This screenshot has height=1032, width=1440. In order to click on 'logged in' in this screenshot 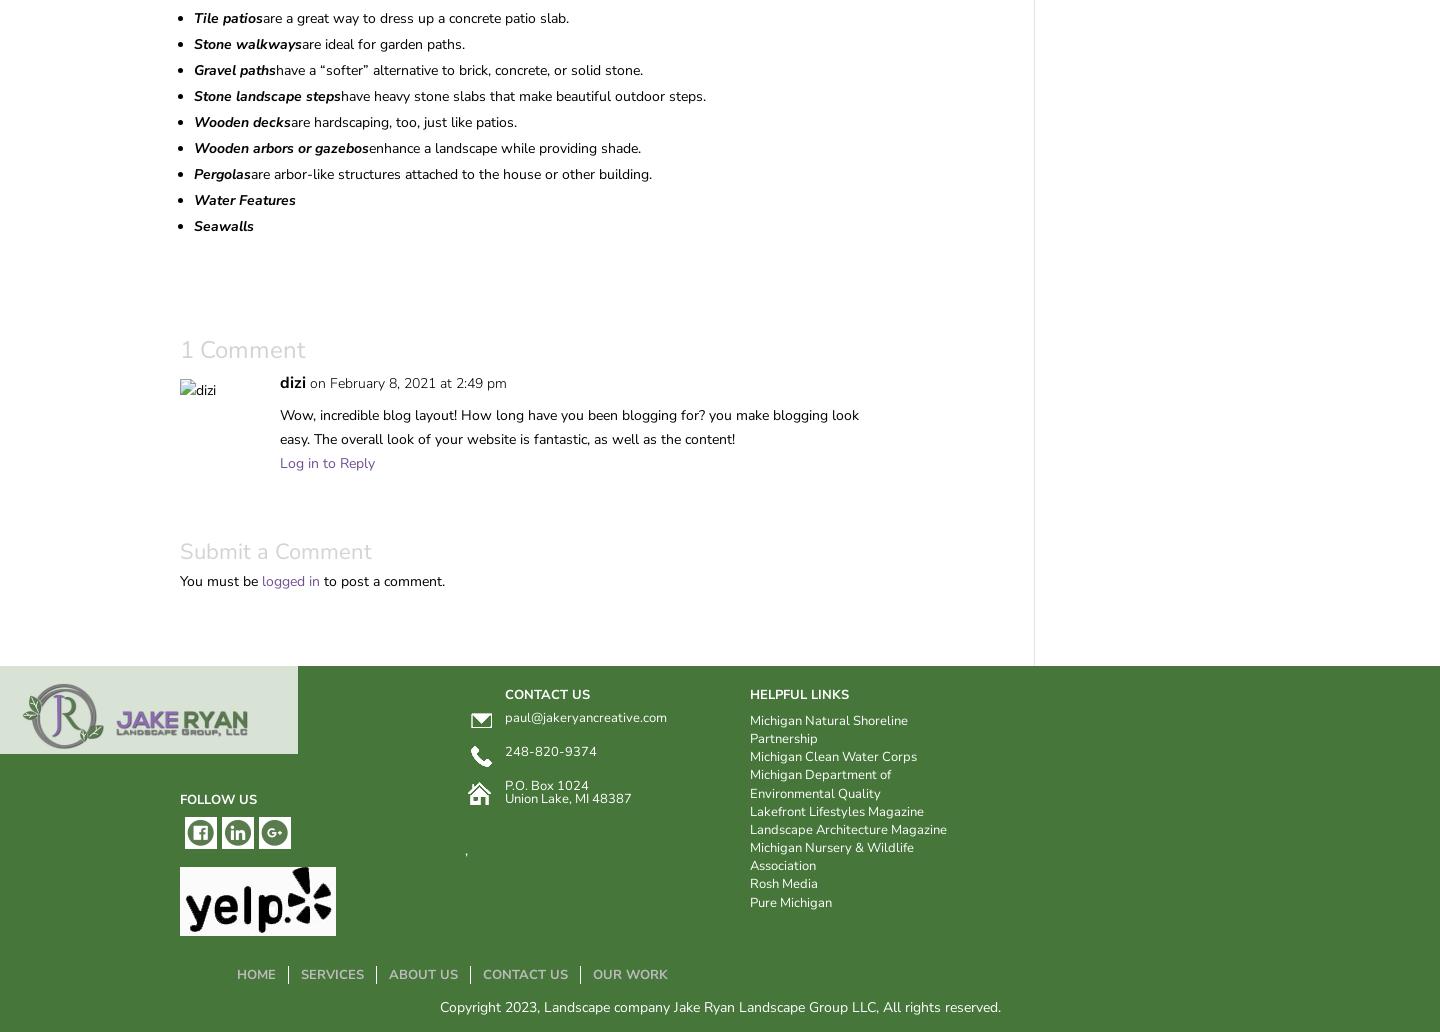, I will do `click(260, 580)`.